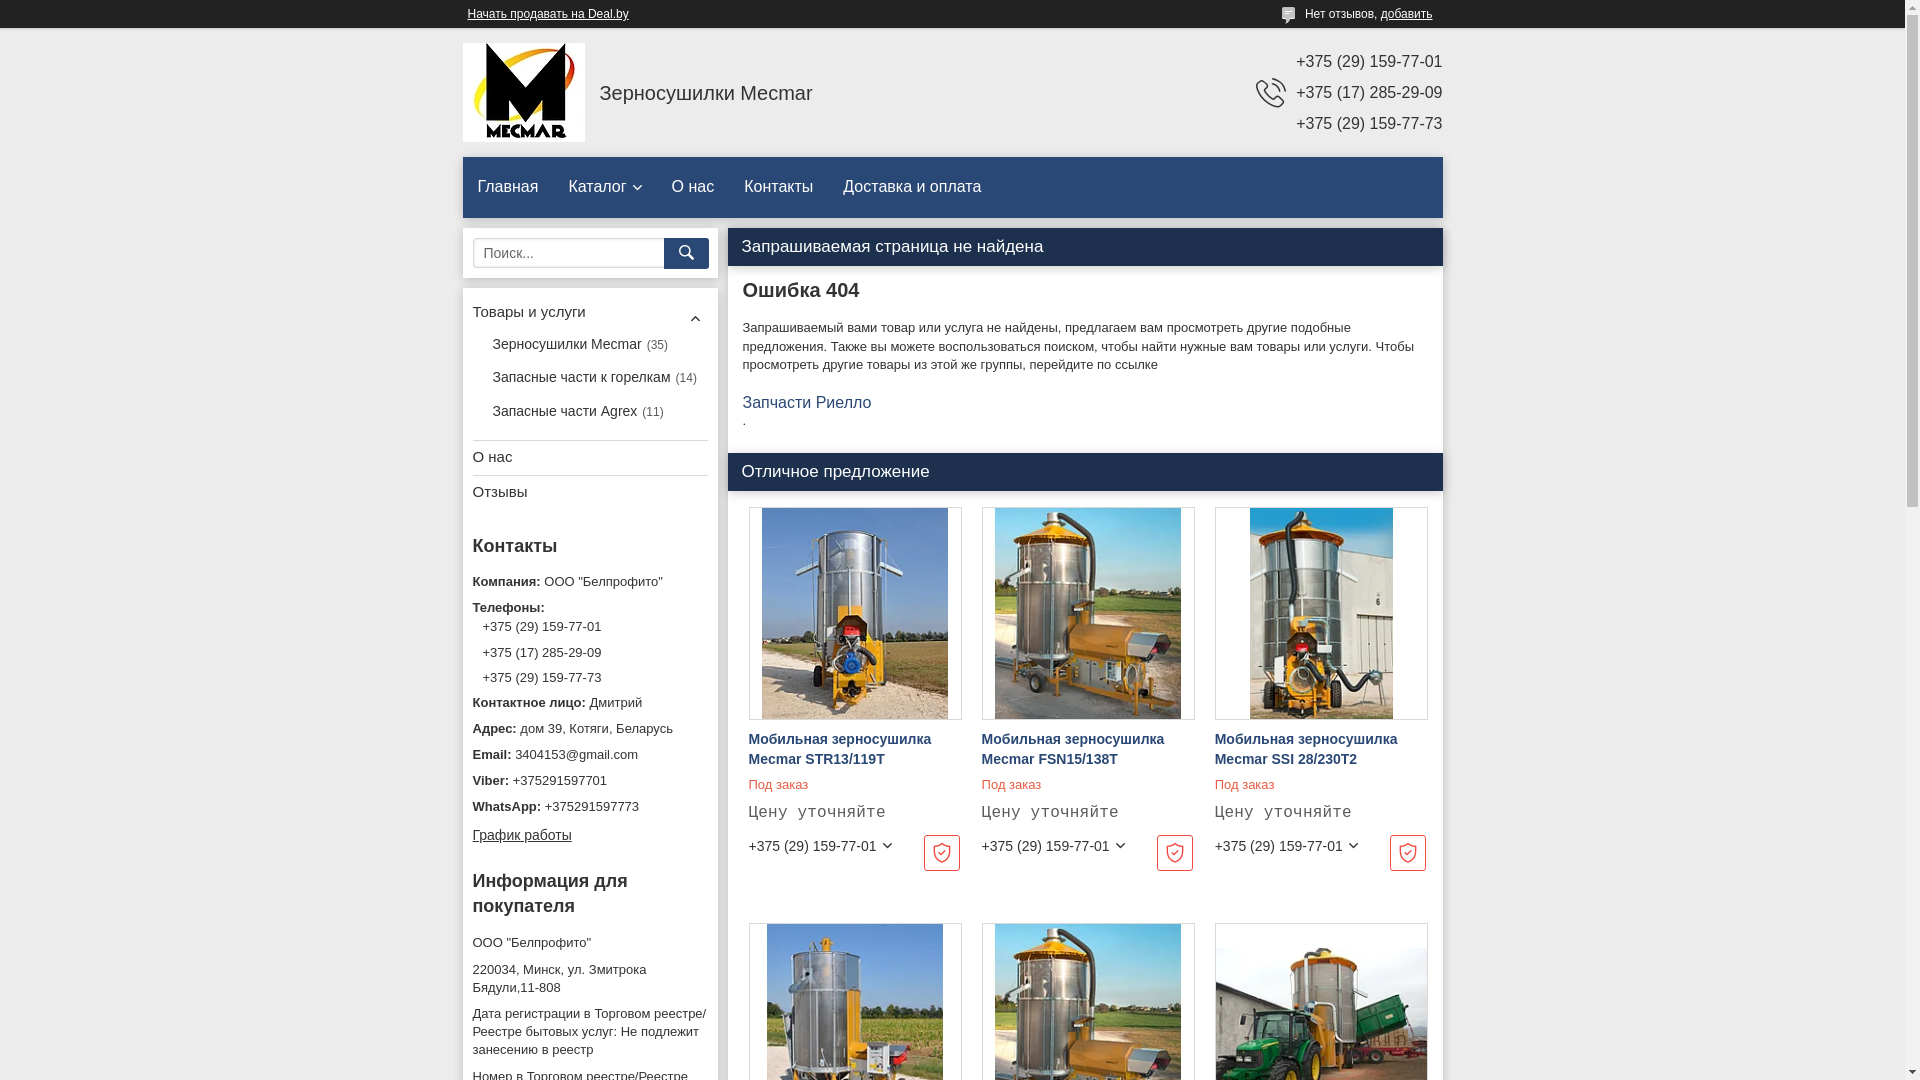 The image size is (1920, 1080). Describe the element at coordinates (588, 755) in the screenshot. I see `'3404153@gmail.com'` at that location.